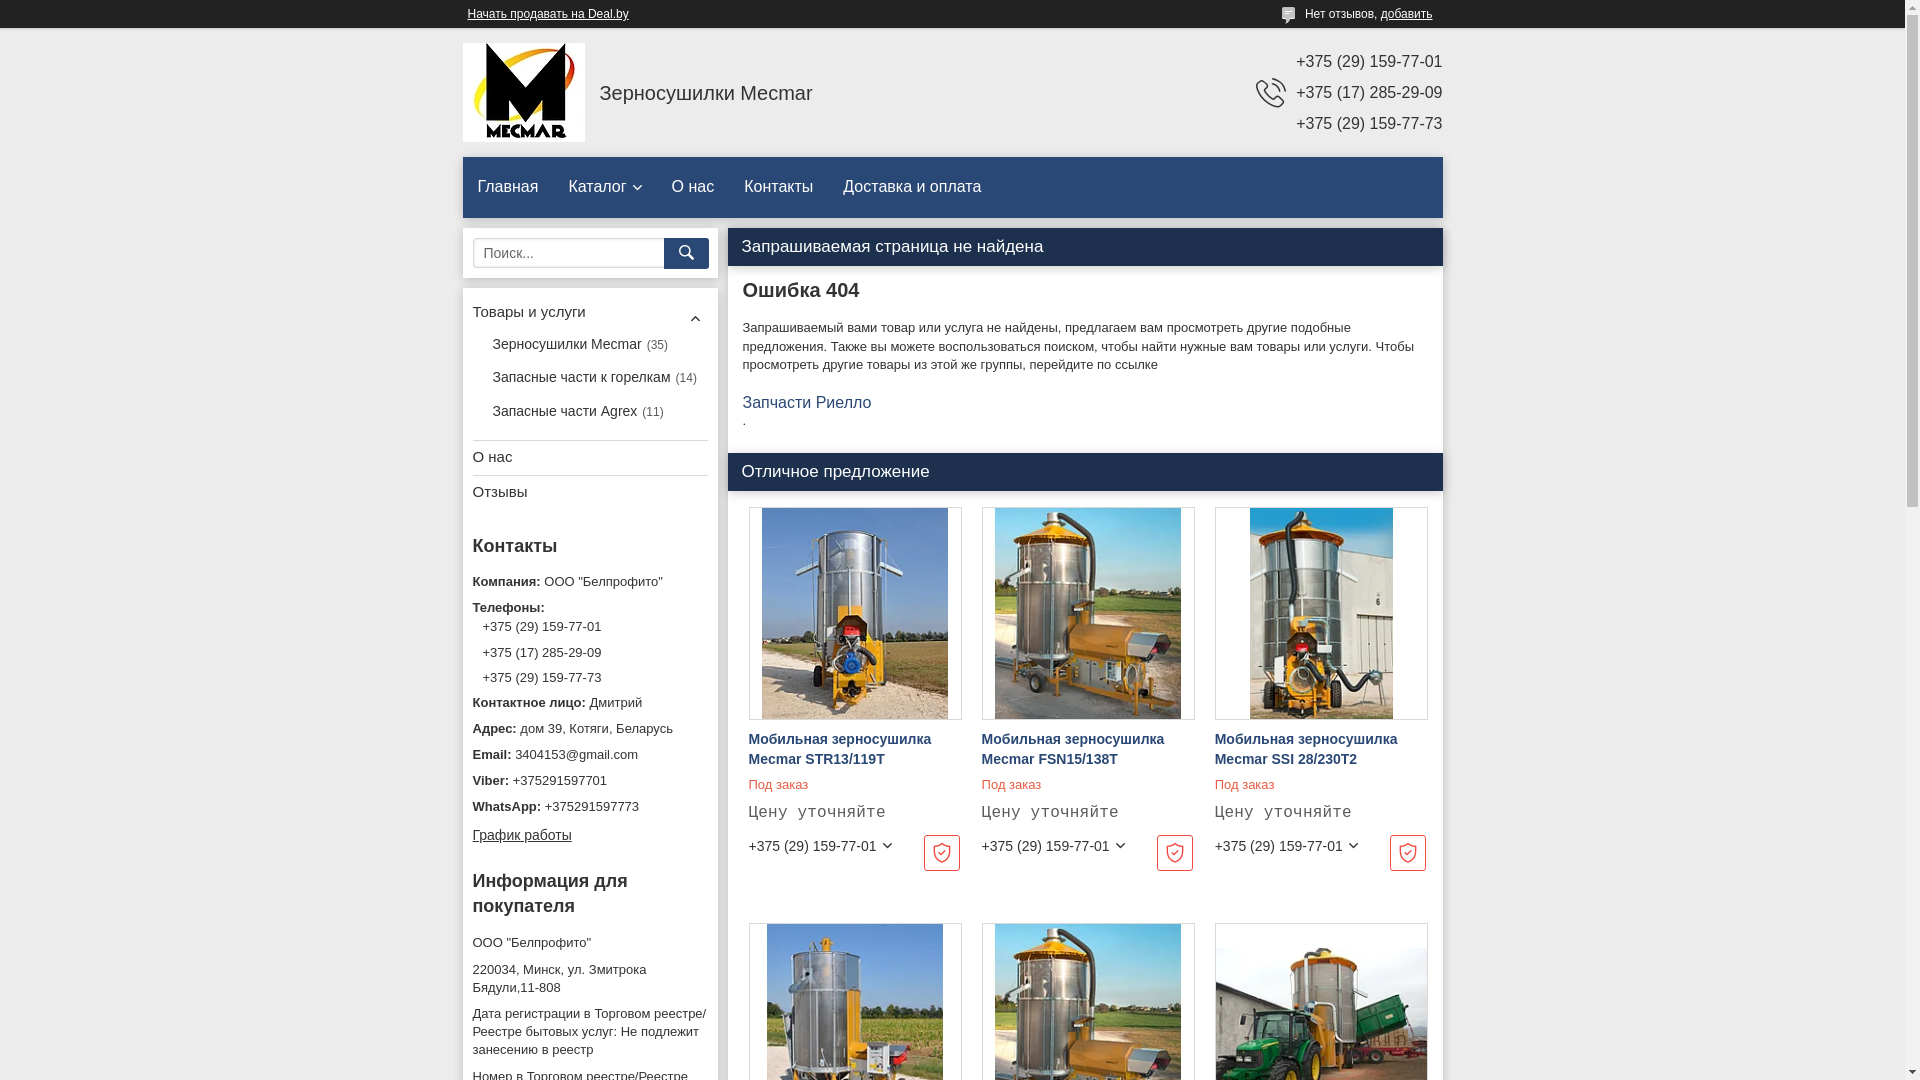 The image size is (1920, 1080). Describe the element at coordinates (588, 755) in the screenshot. I see `'3404153@gmail.com'` at that location.